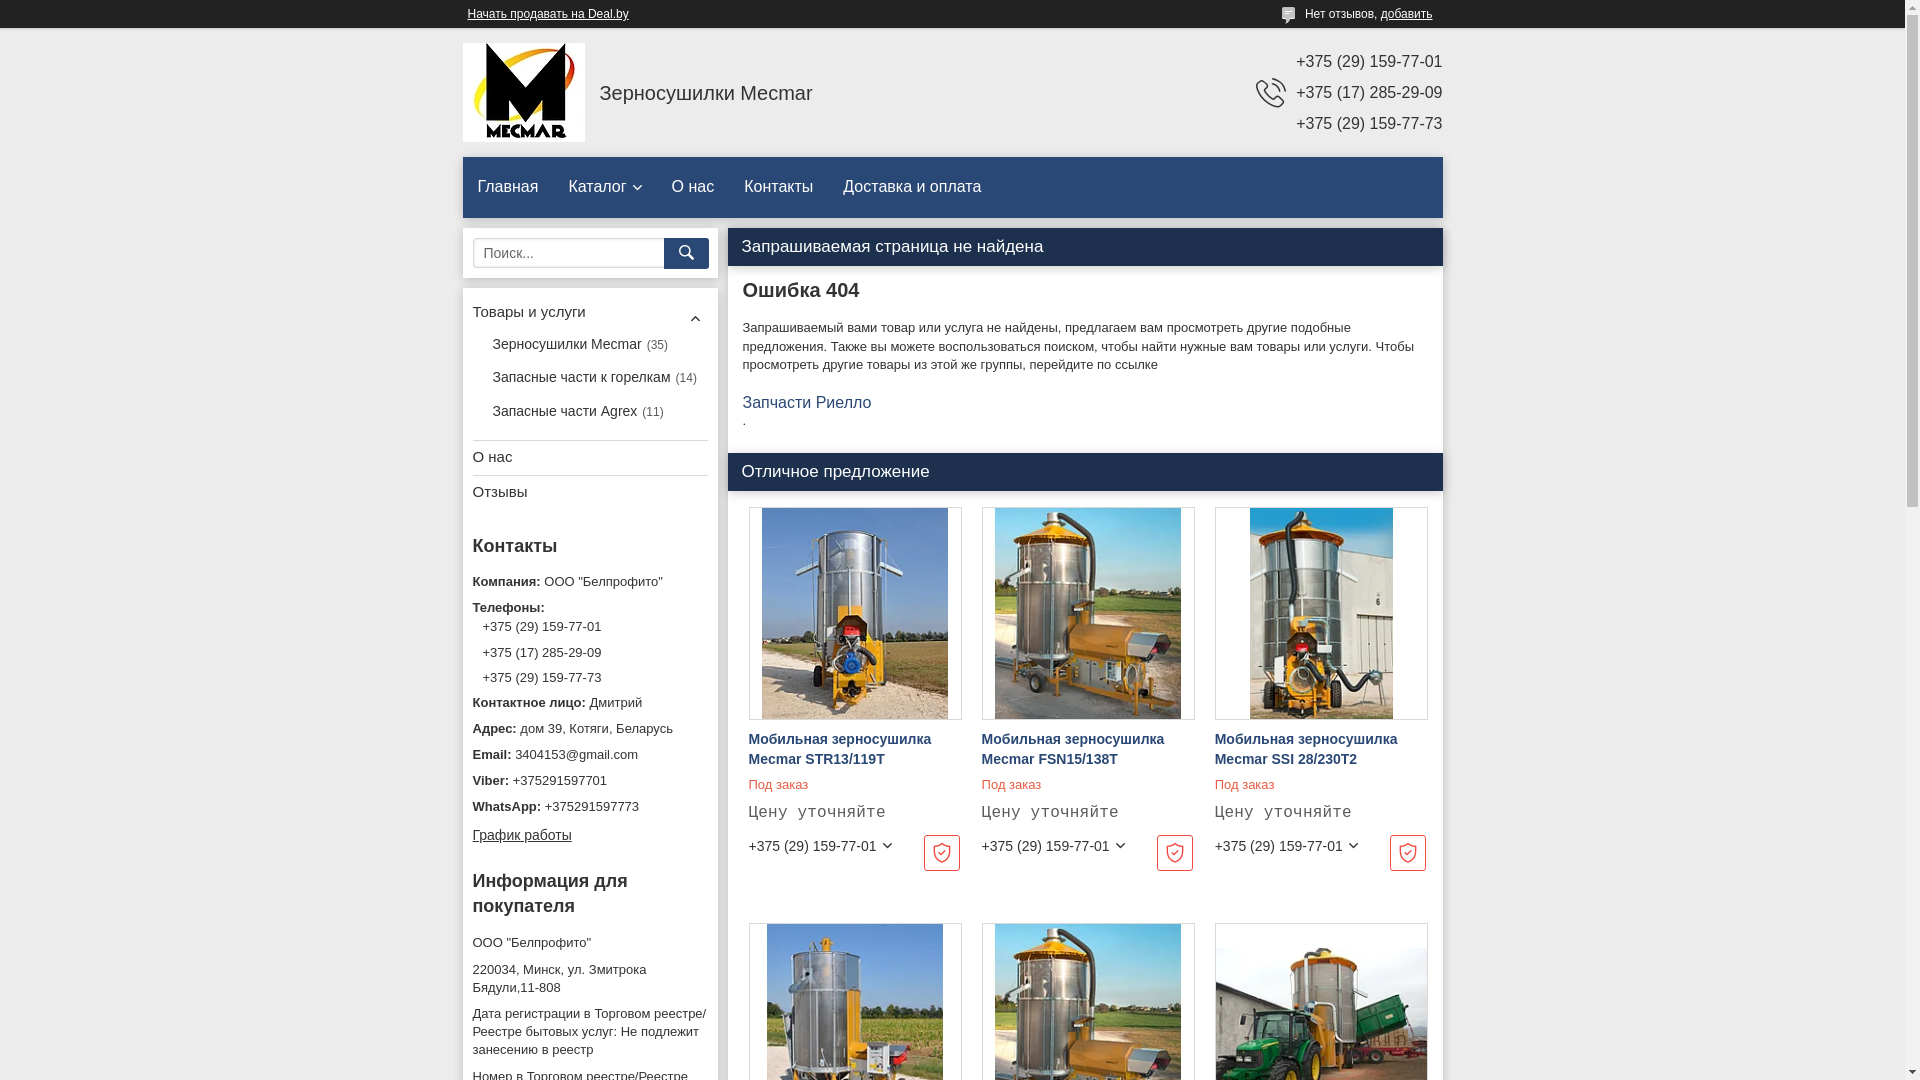 The image size is (1920, 1080). Describe the element at coordinates (588, 755) in the screenshot. I see `'3404153@gmail.com'` at that location.